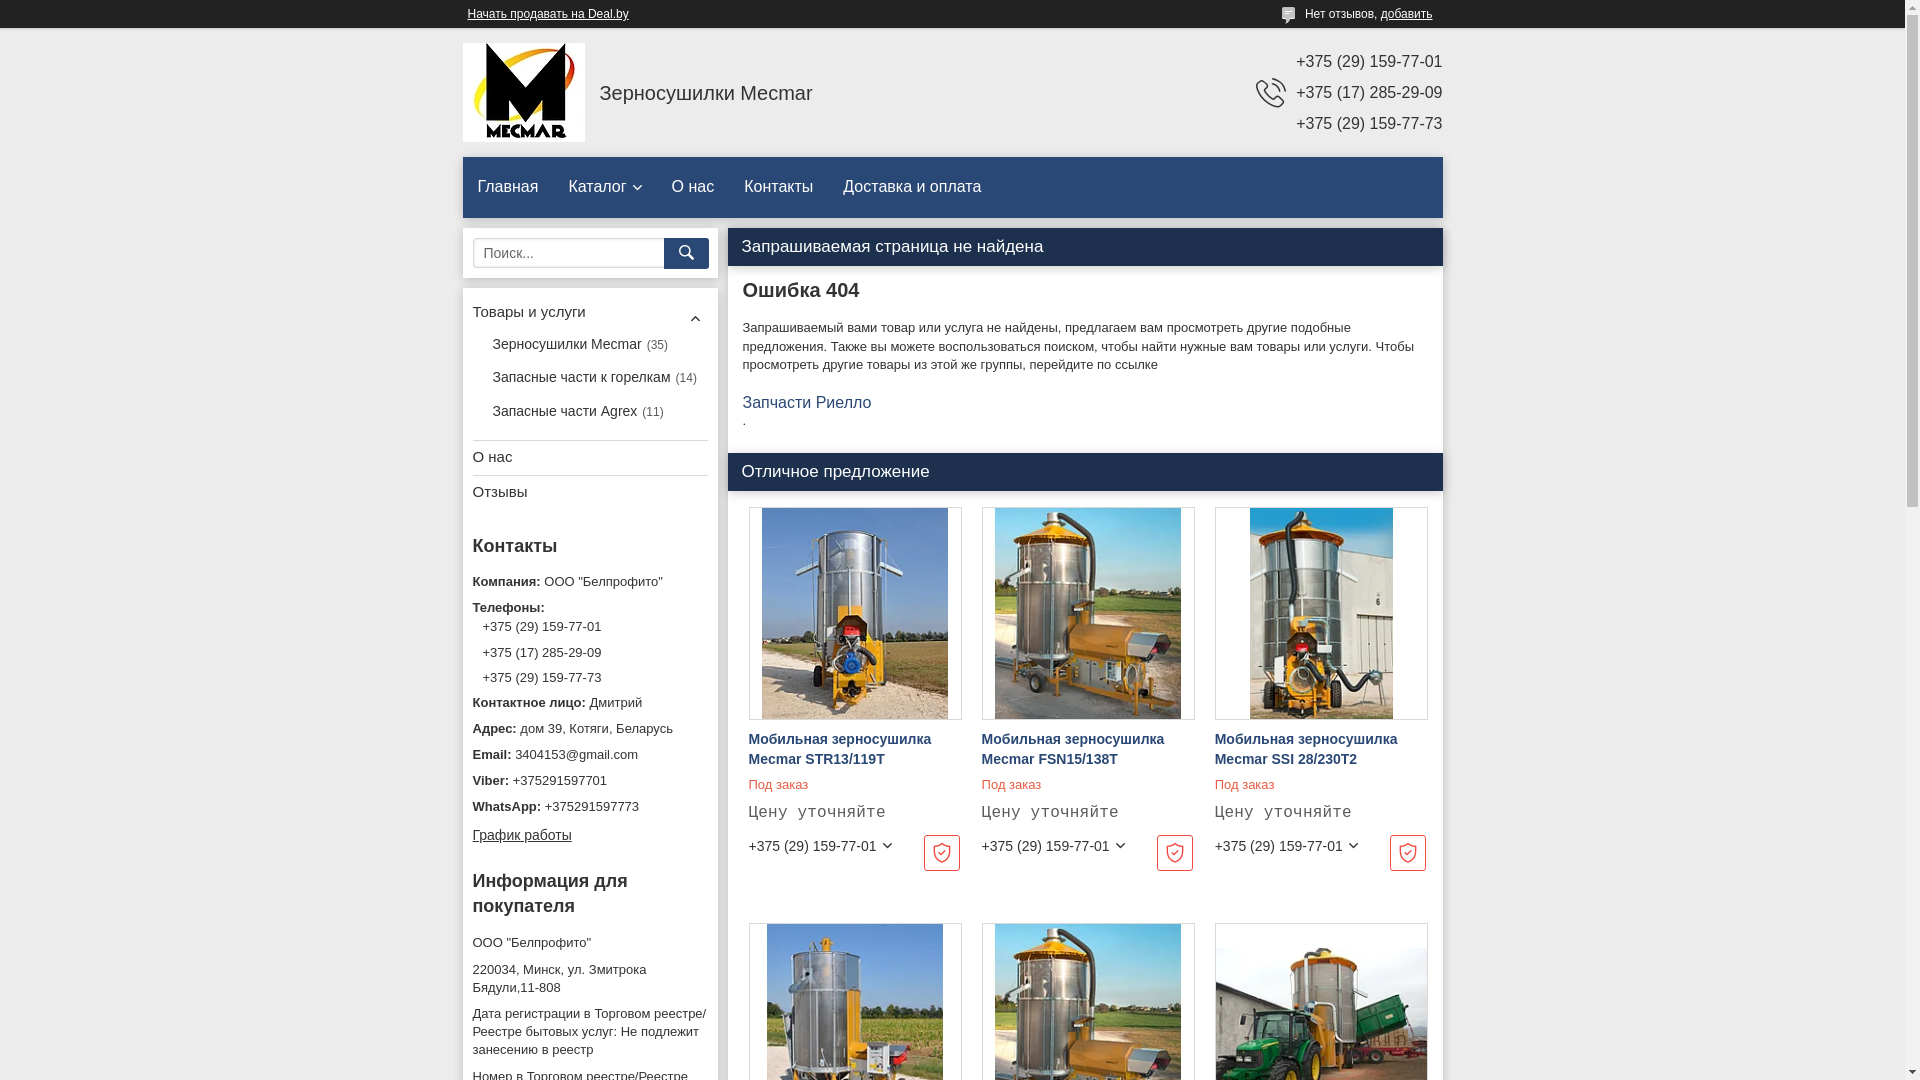 The image size is (1920, 1080). Describe the element at coordinates (588, 755) in the screenshot. I see `'3404153@gmail.com'` at that location.